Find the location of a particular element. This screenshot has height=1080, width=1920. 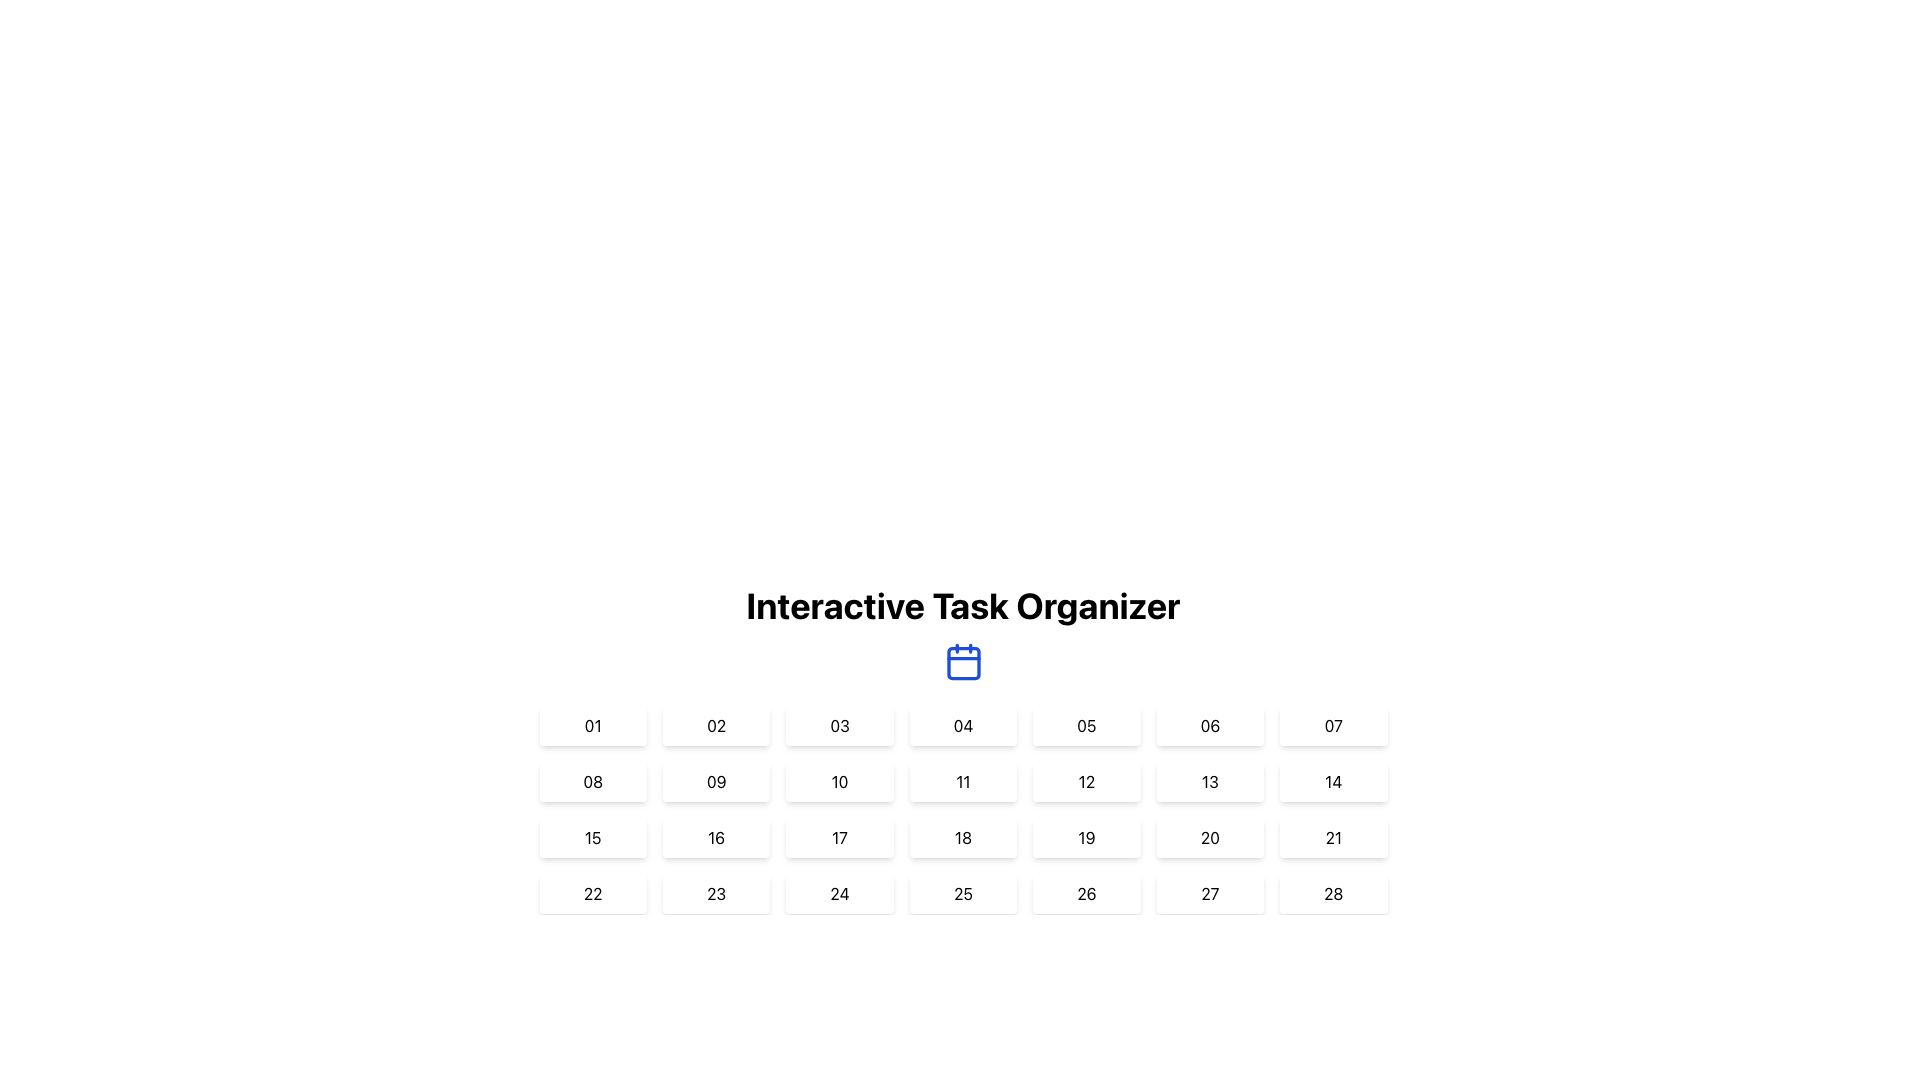

the interactive button displaying the number '03' is located at coordinates (840, 725).